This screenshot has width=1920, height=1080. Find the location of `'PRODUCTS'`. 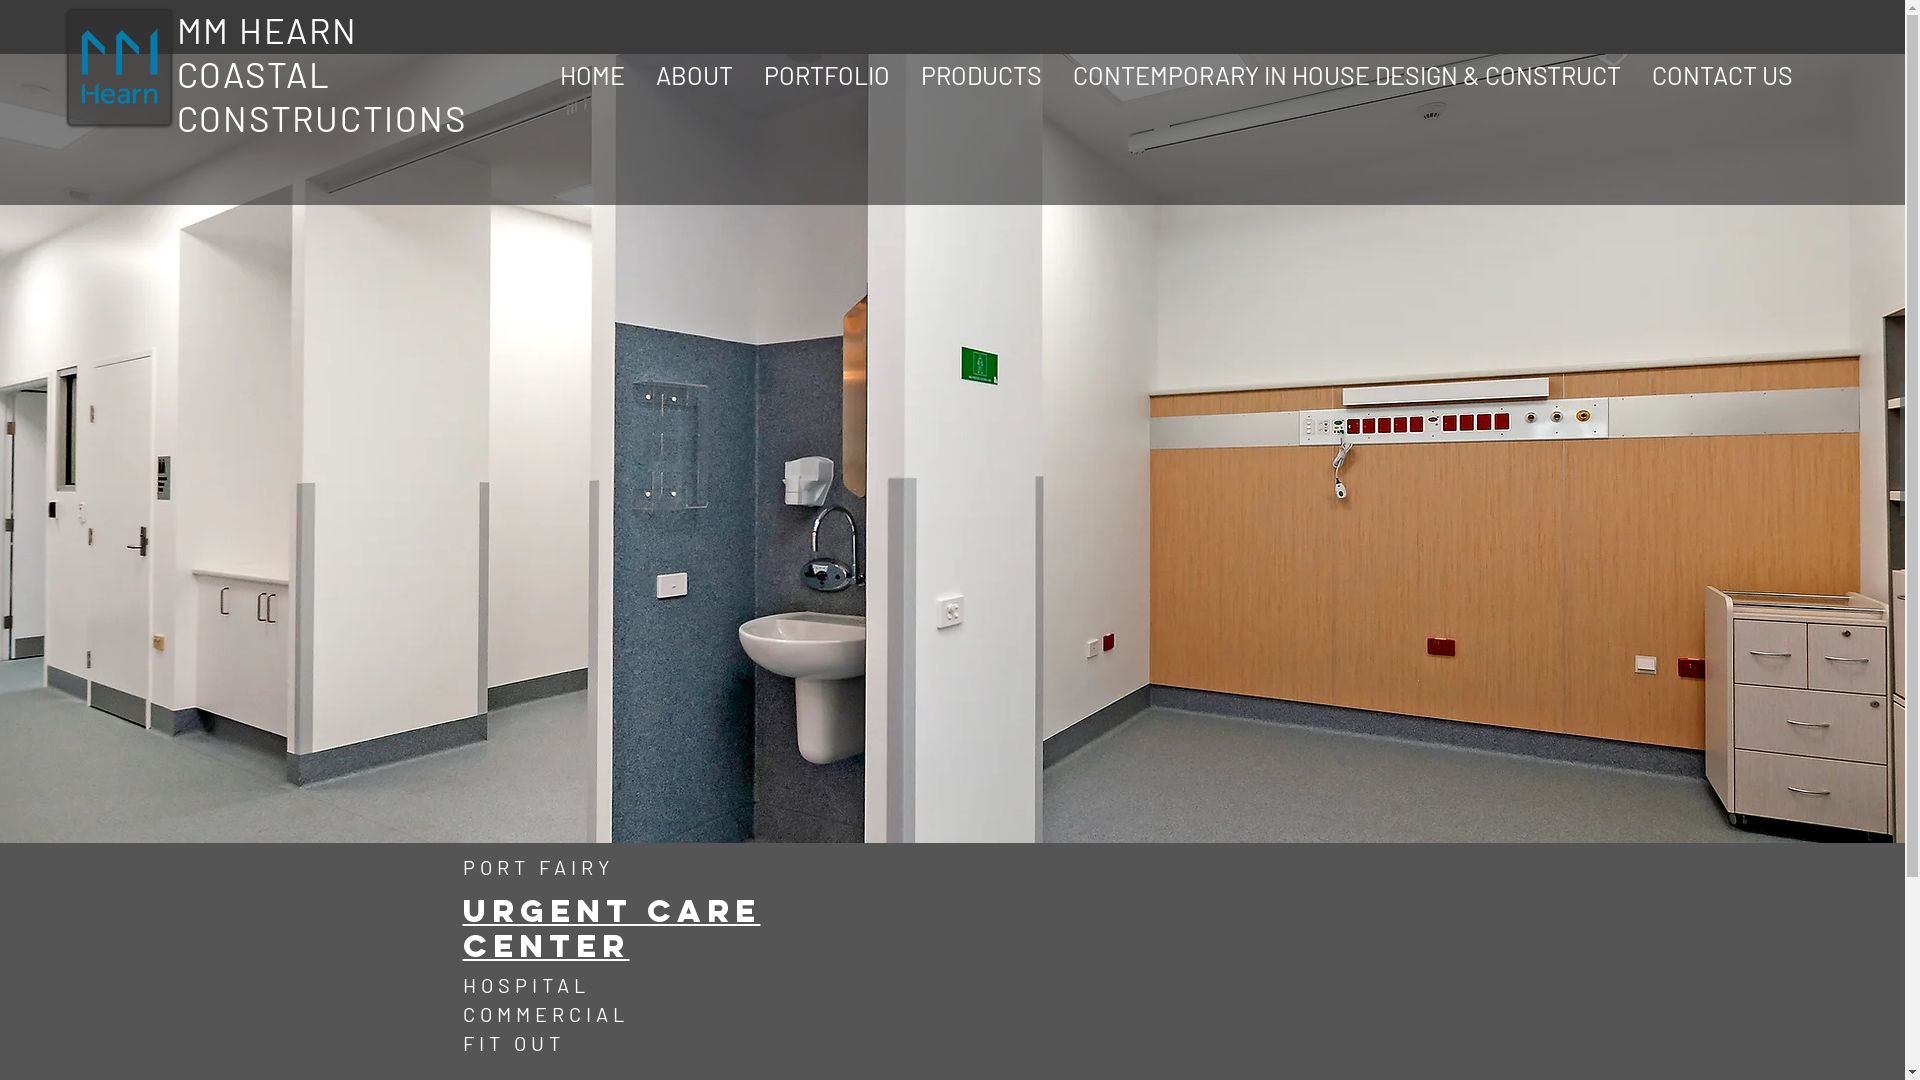

'PRODUCTS' is located at coordinates (982, 73).